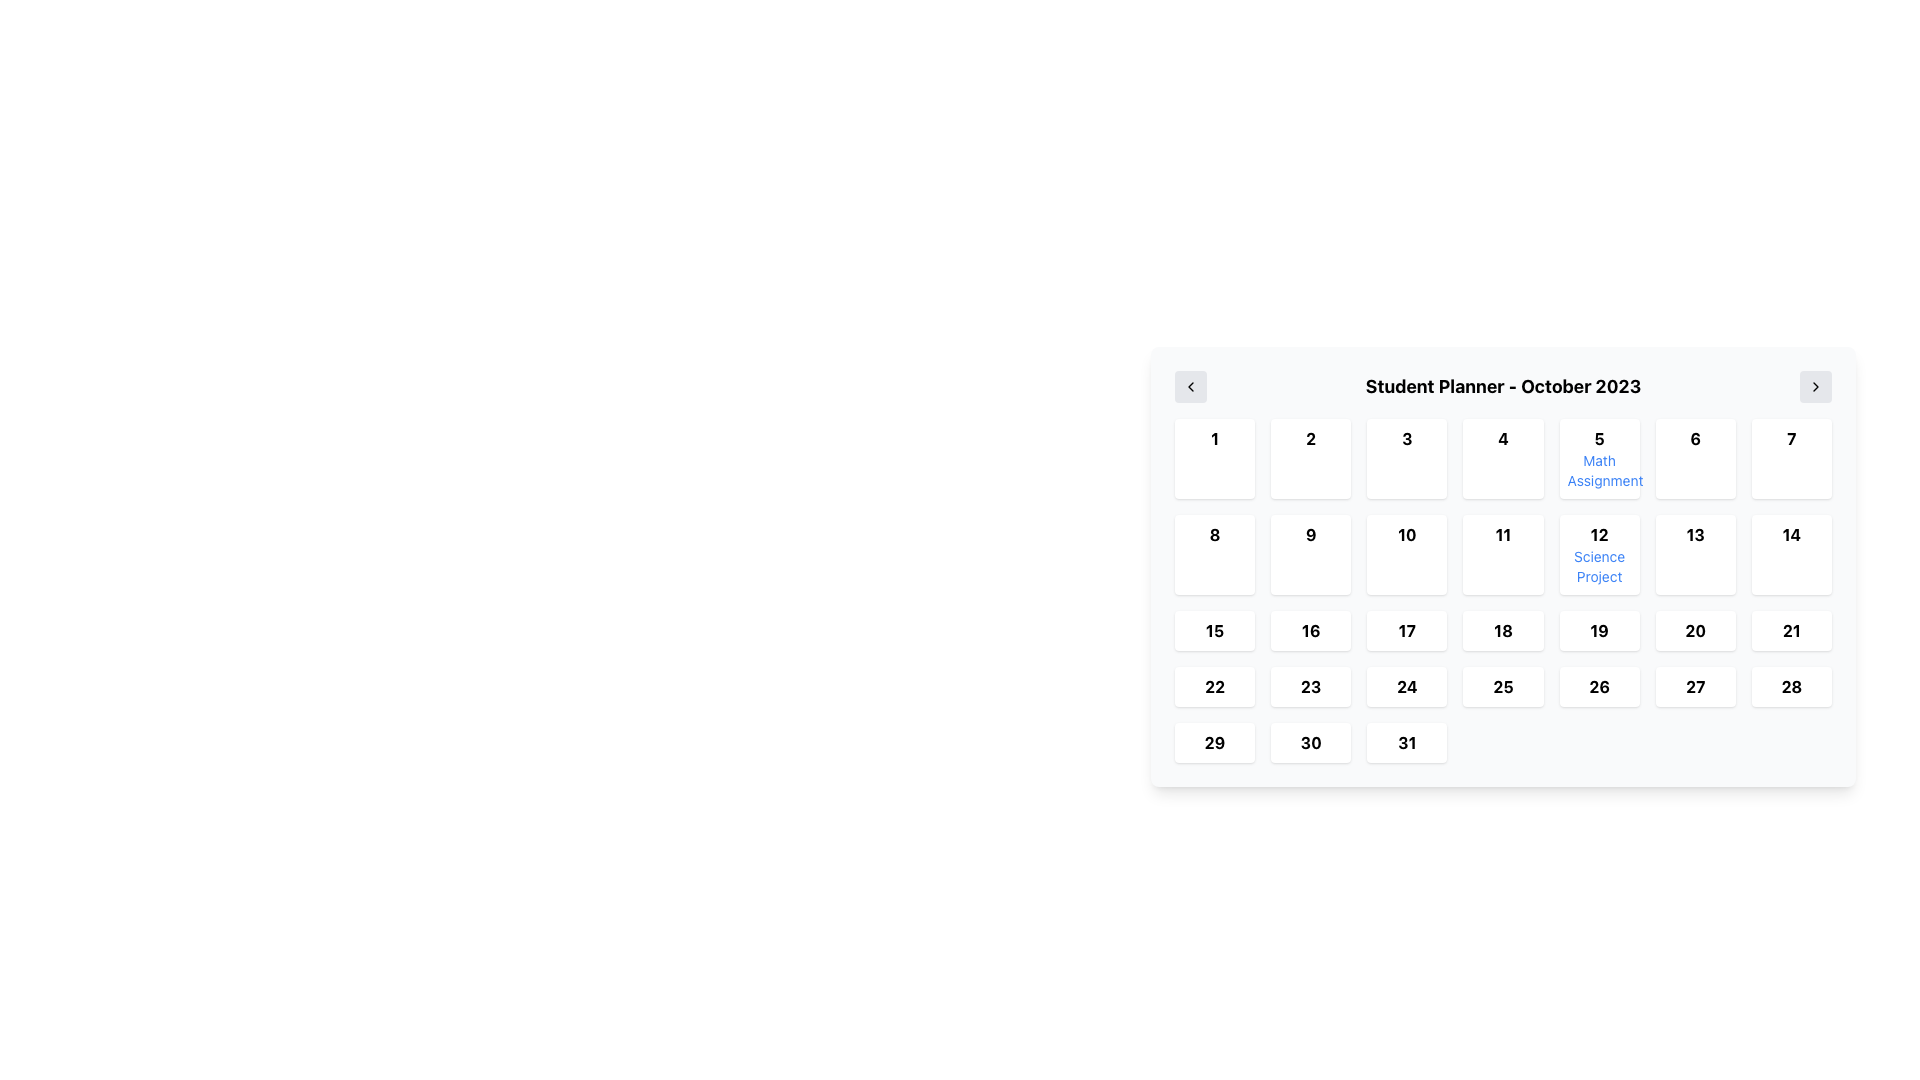 This screenshot has width=1920, height=1080. I want to click on to select the date represented by the text corresponding to the 9th day of the month in the calendar widget, located in the second row and second column of the grid layout, so click(1311, 534).